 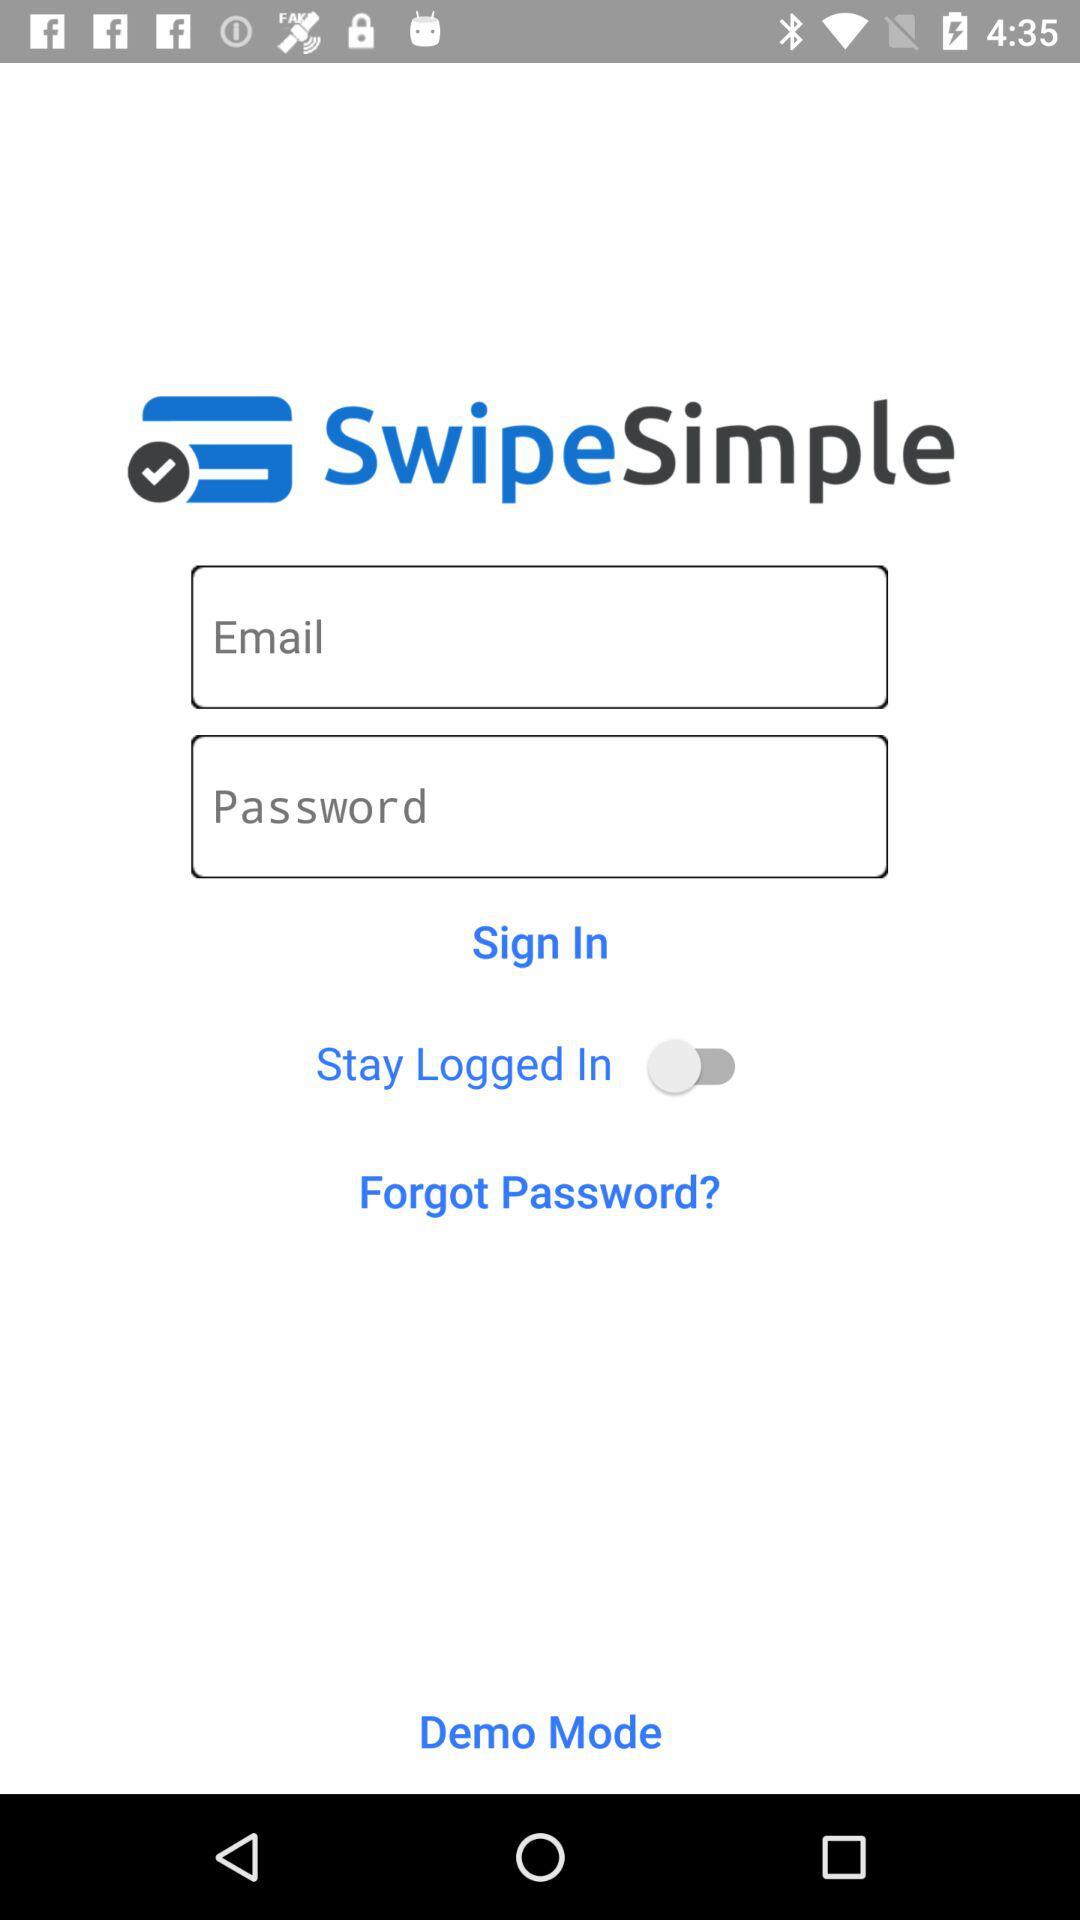 What do you see at coordinates (540, 1730) in the screenshot?
I see `icon below the forgot password? icon` at bounding box center [540, 1730].